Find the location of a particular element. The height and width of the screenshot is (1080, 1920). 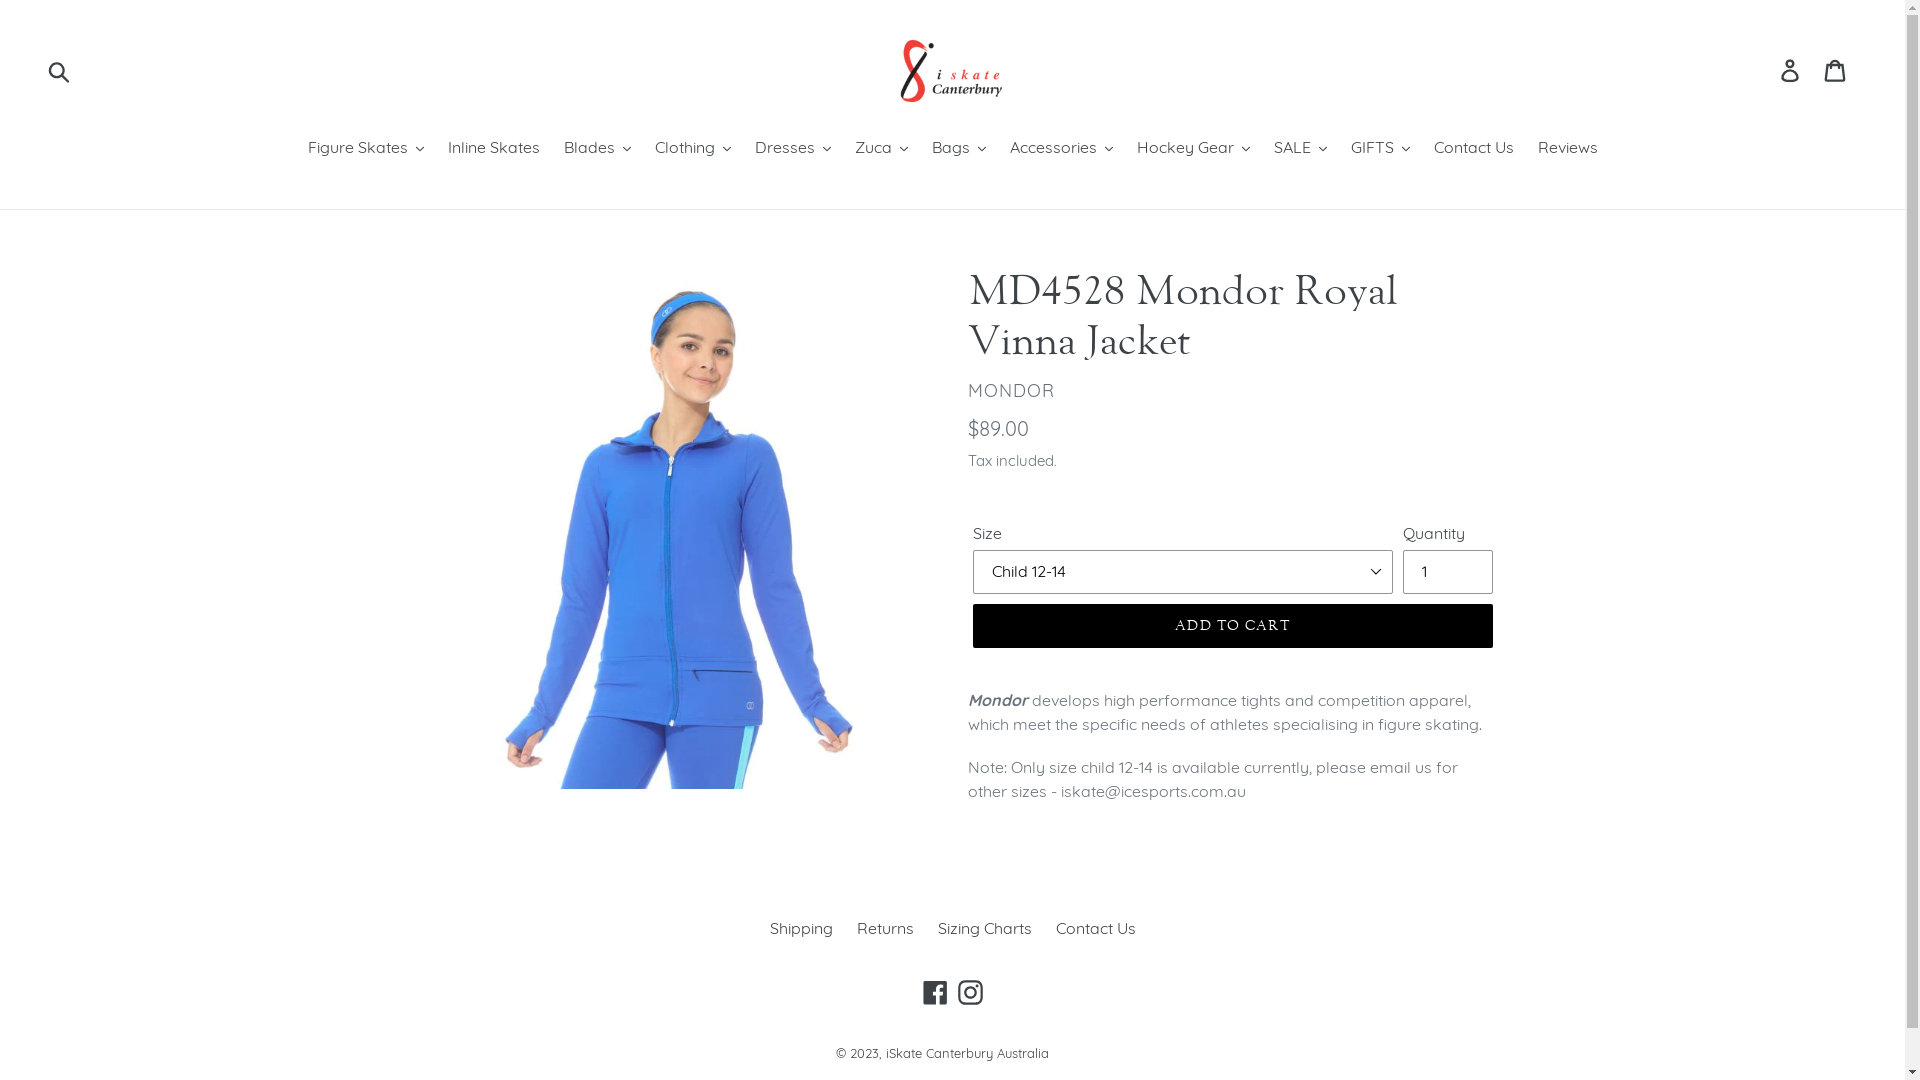

'ADD TO CART' is located at coordinates (1231, 624).